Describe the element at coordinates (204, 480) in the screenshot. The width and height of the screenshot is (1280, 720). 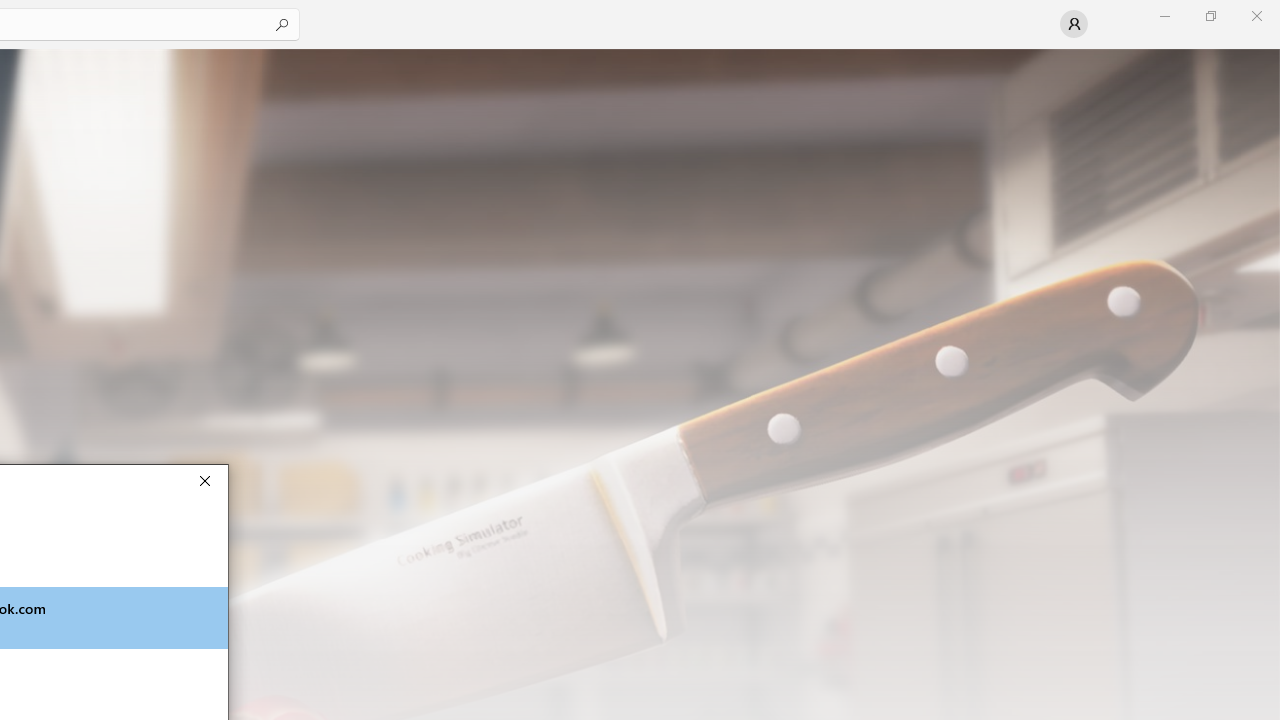
I see `'Close Sign in'` at that location.